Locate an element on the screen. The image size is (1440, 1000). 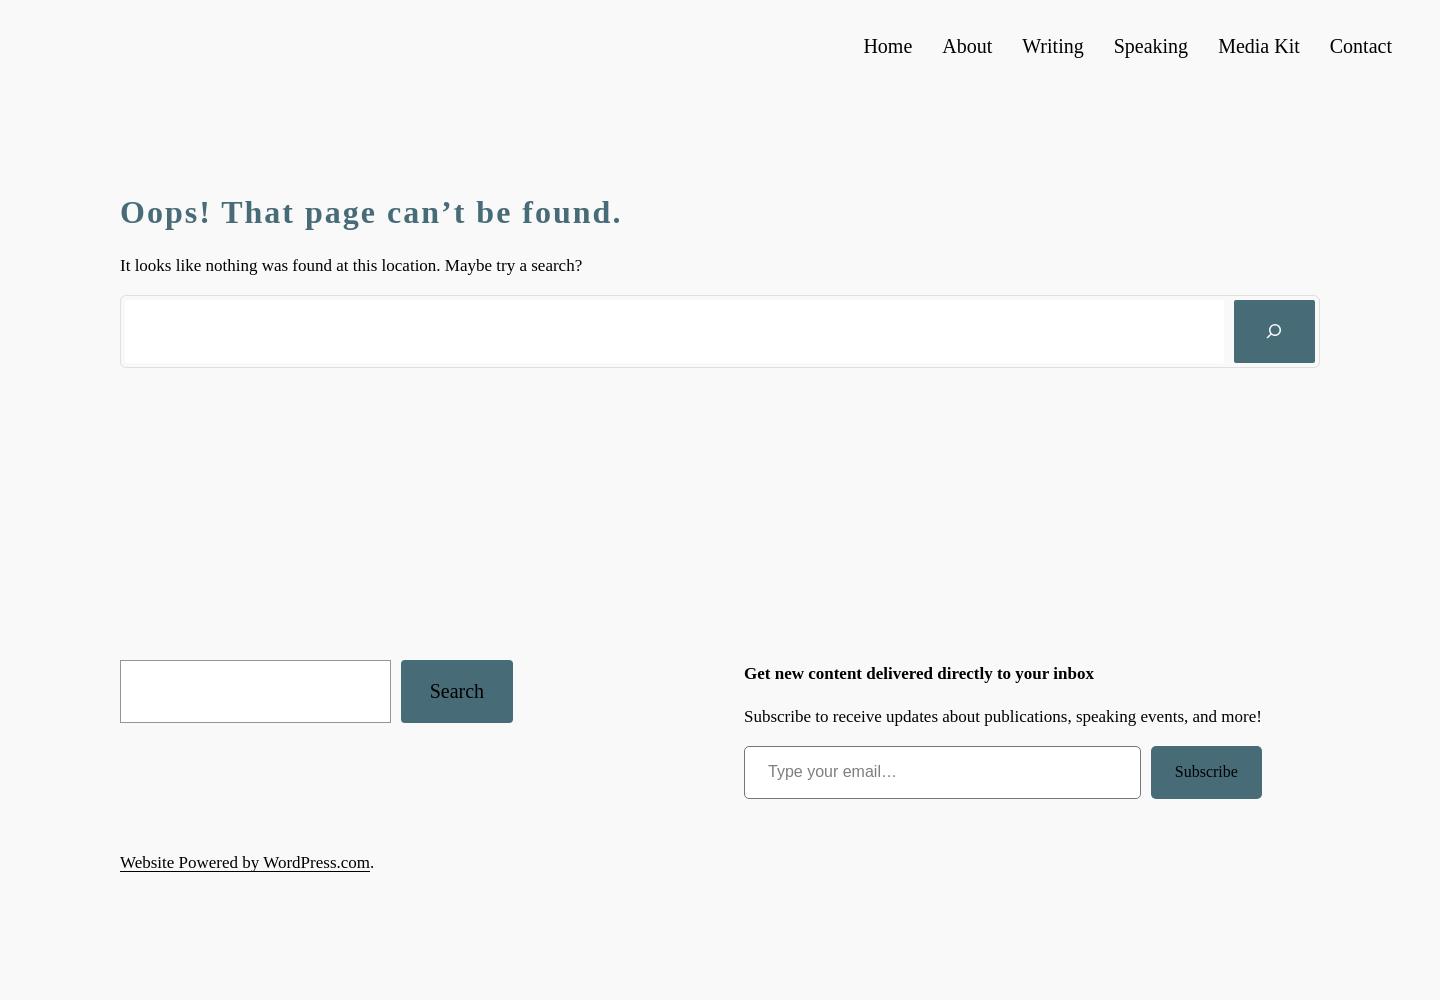
'Speaking' is located at coordinates (1150, 46).